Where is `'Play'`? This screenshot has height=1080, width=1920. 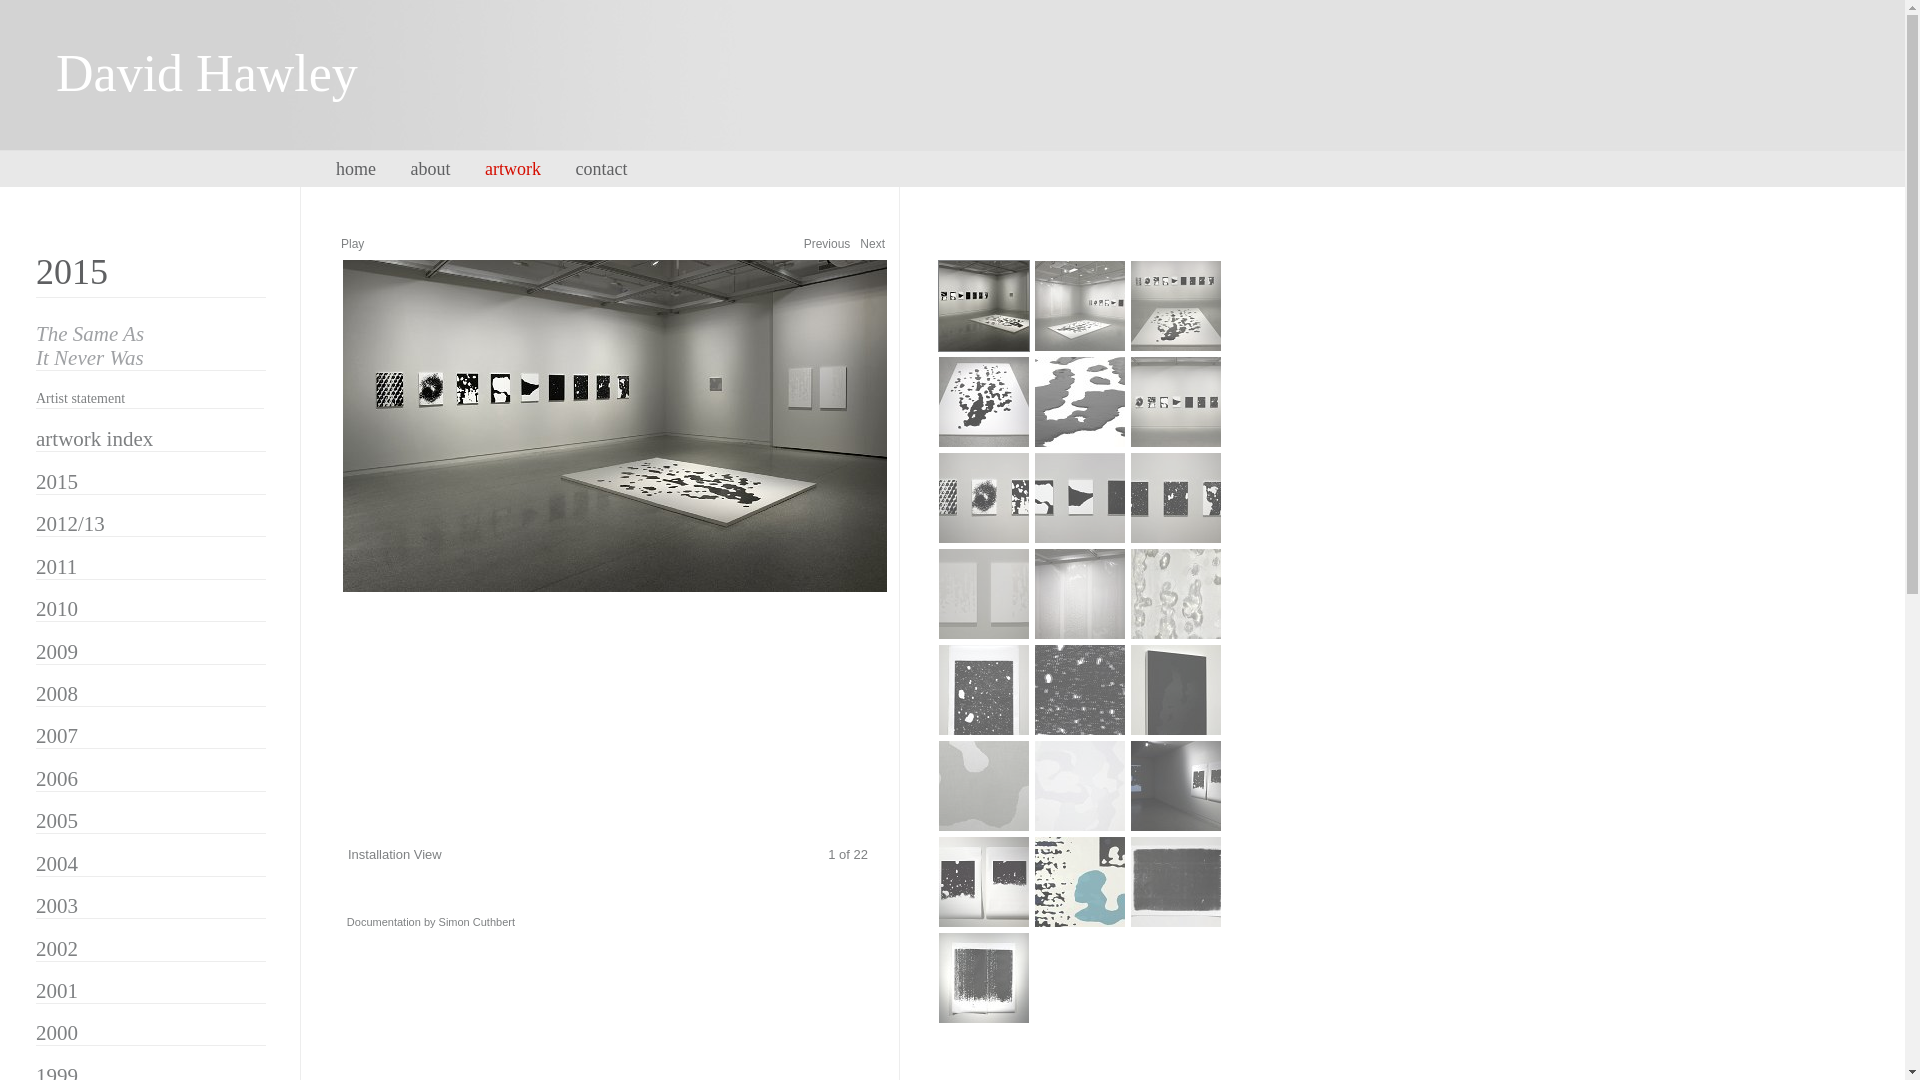 'Play' is located at coordinates (352, 242).